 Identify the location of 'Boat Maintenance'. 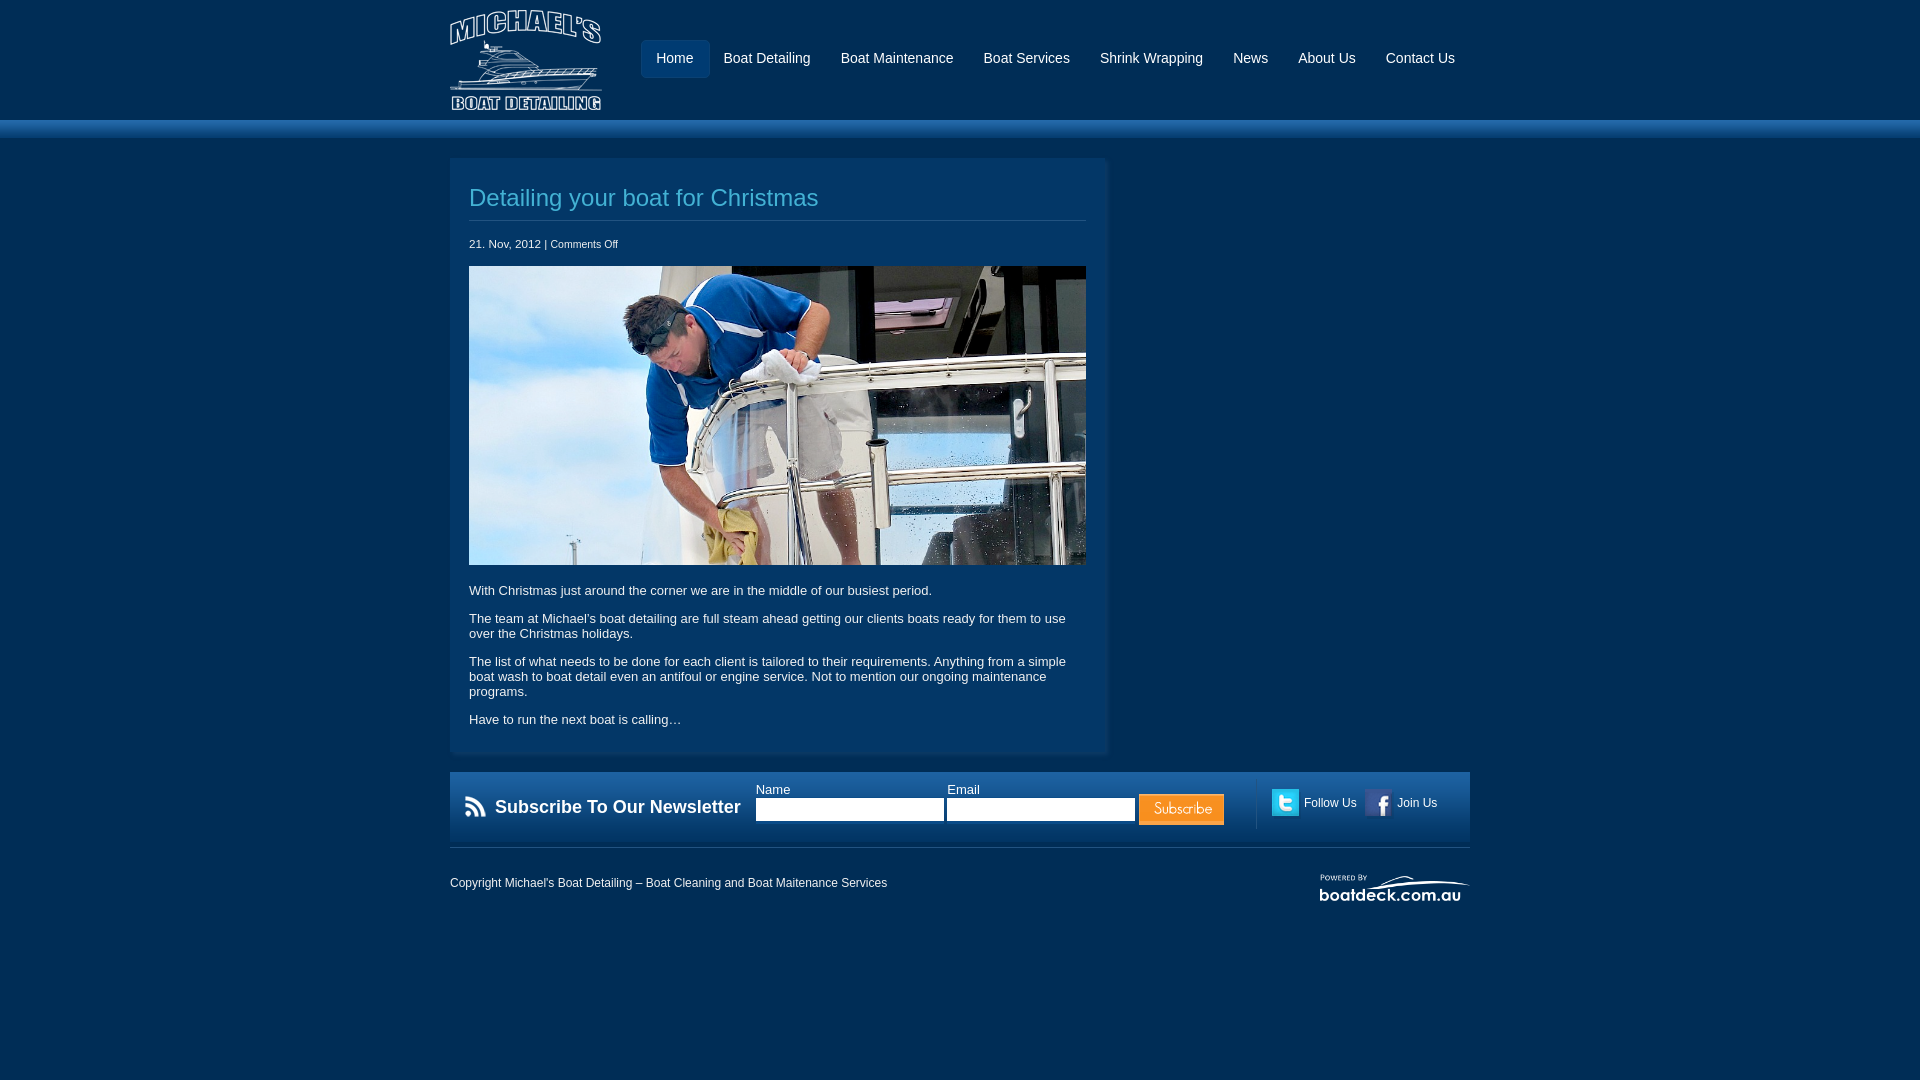
(840, 64).